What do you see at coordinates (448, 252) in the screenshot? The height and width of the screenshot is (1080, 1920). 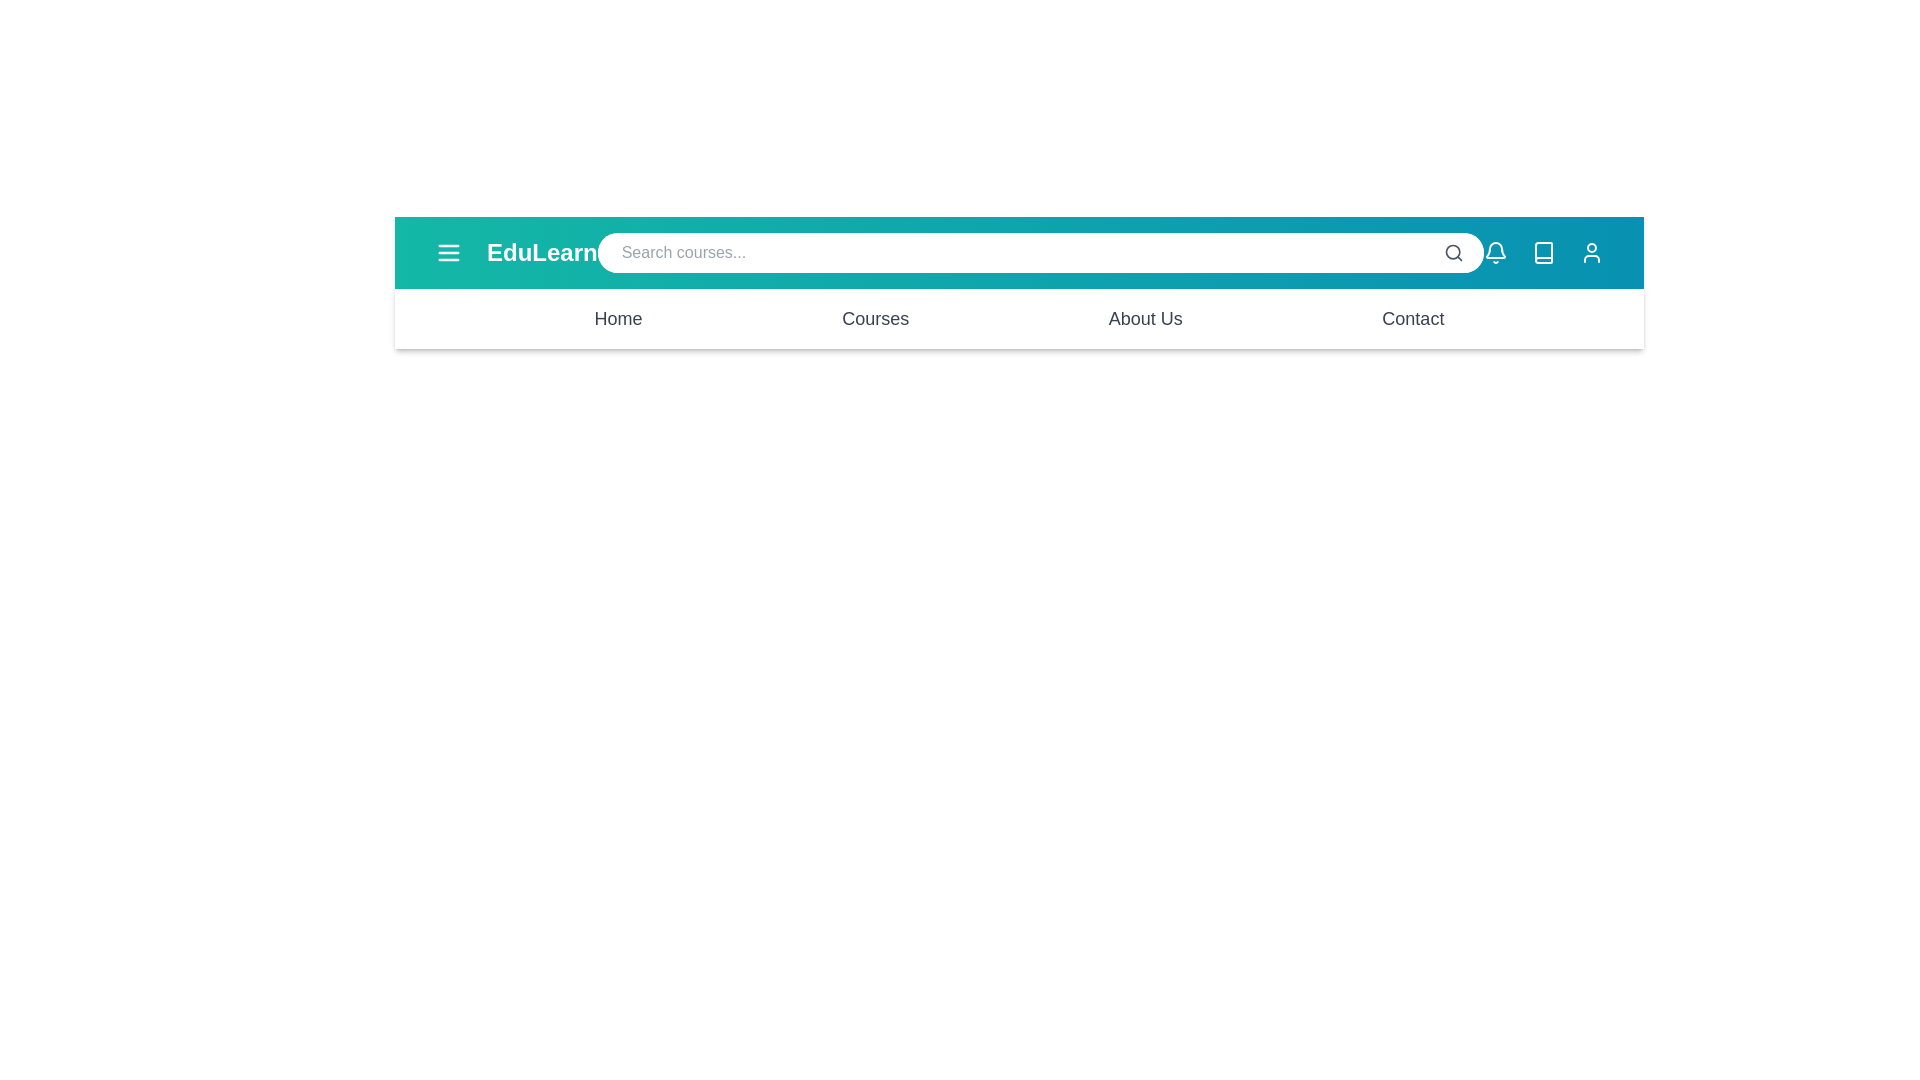 I see `the menu icon to toggle the menu visibility` at bounding box center [448, 252].